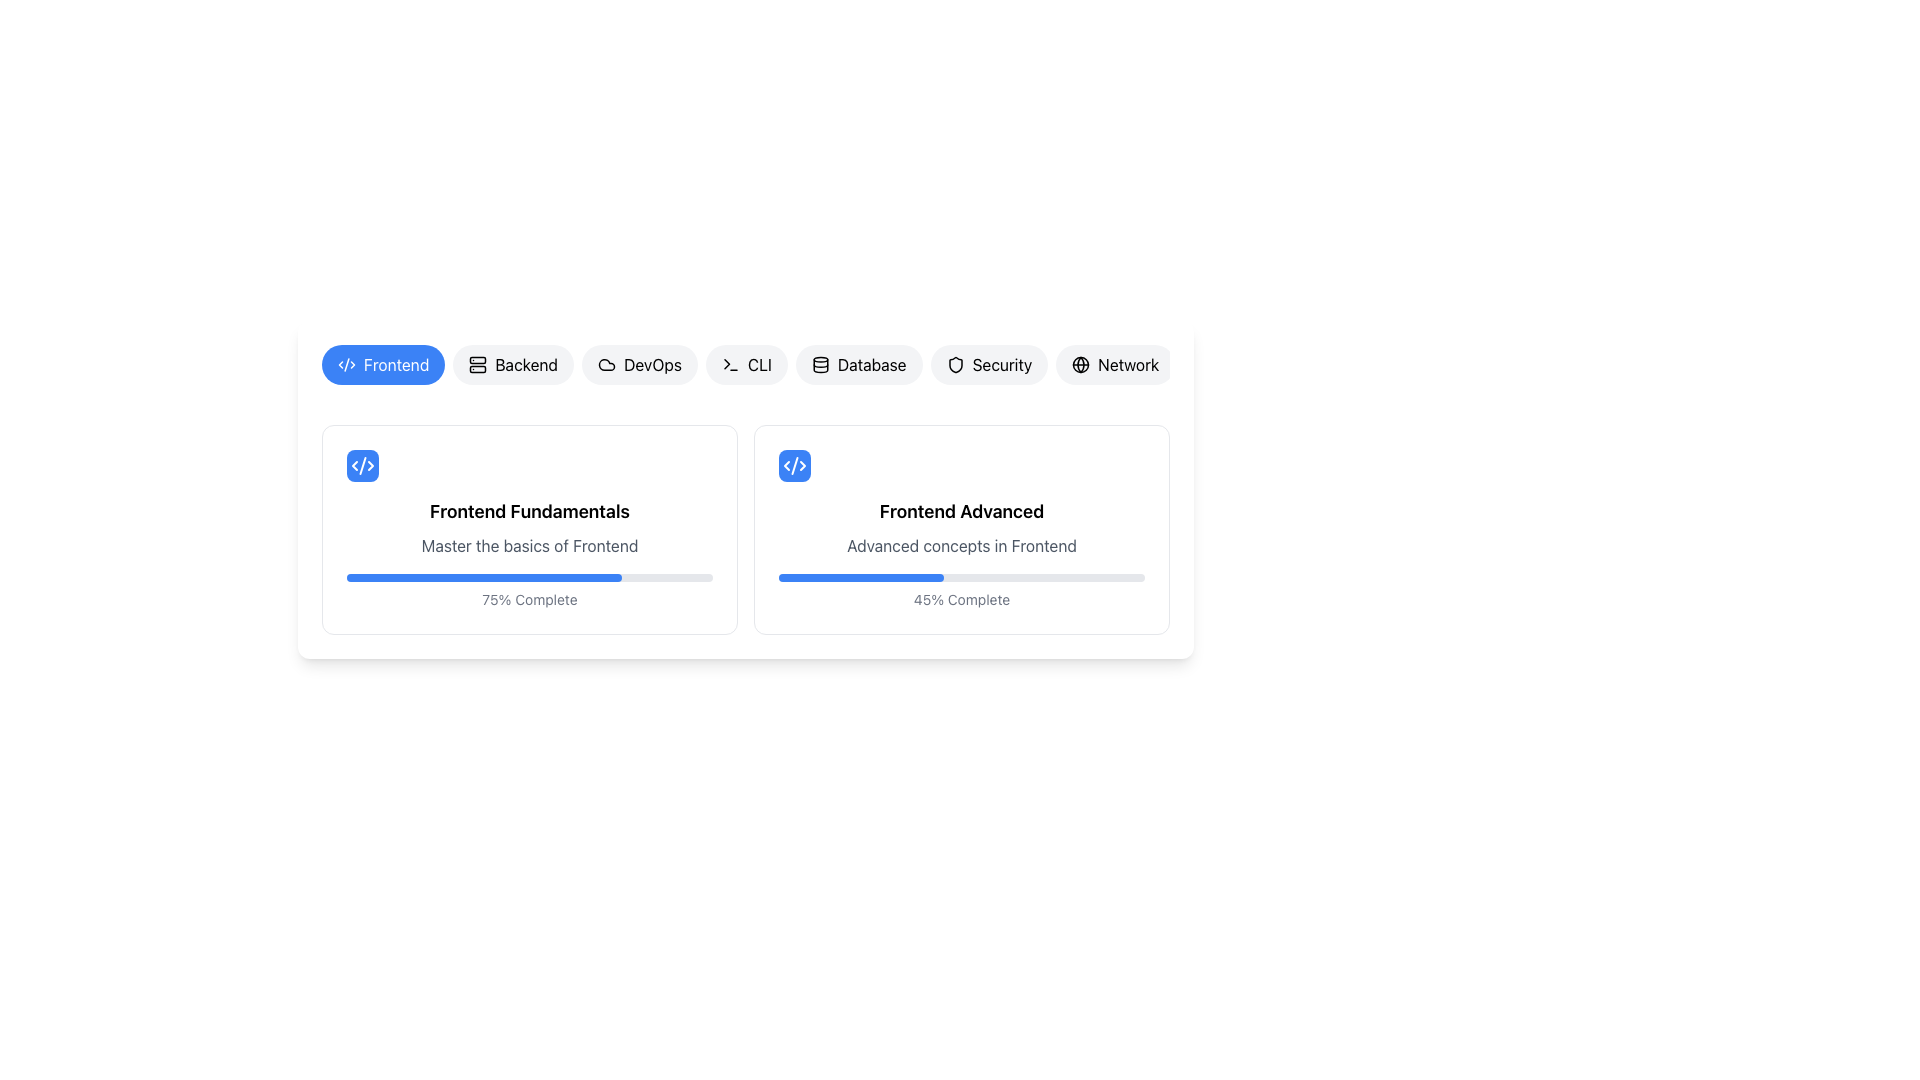 The width and height of the screenshot is (1920, 1080). I want to click on the 'Frontend' text label within the first button in the horizontal list at the top of the interface, so click(396, 365).